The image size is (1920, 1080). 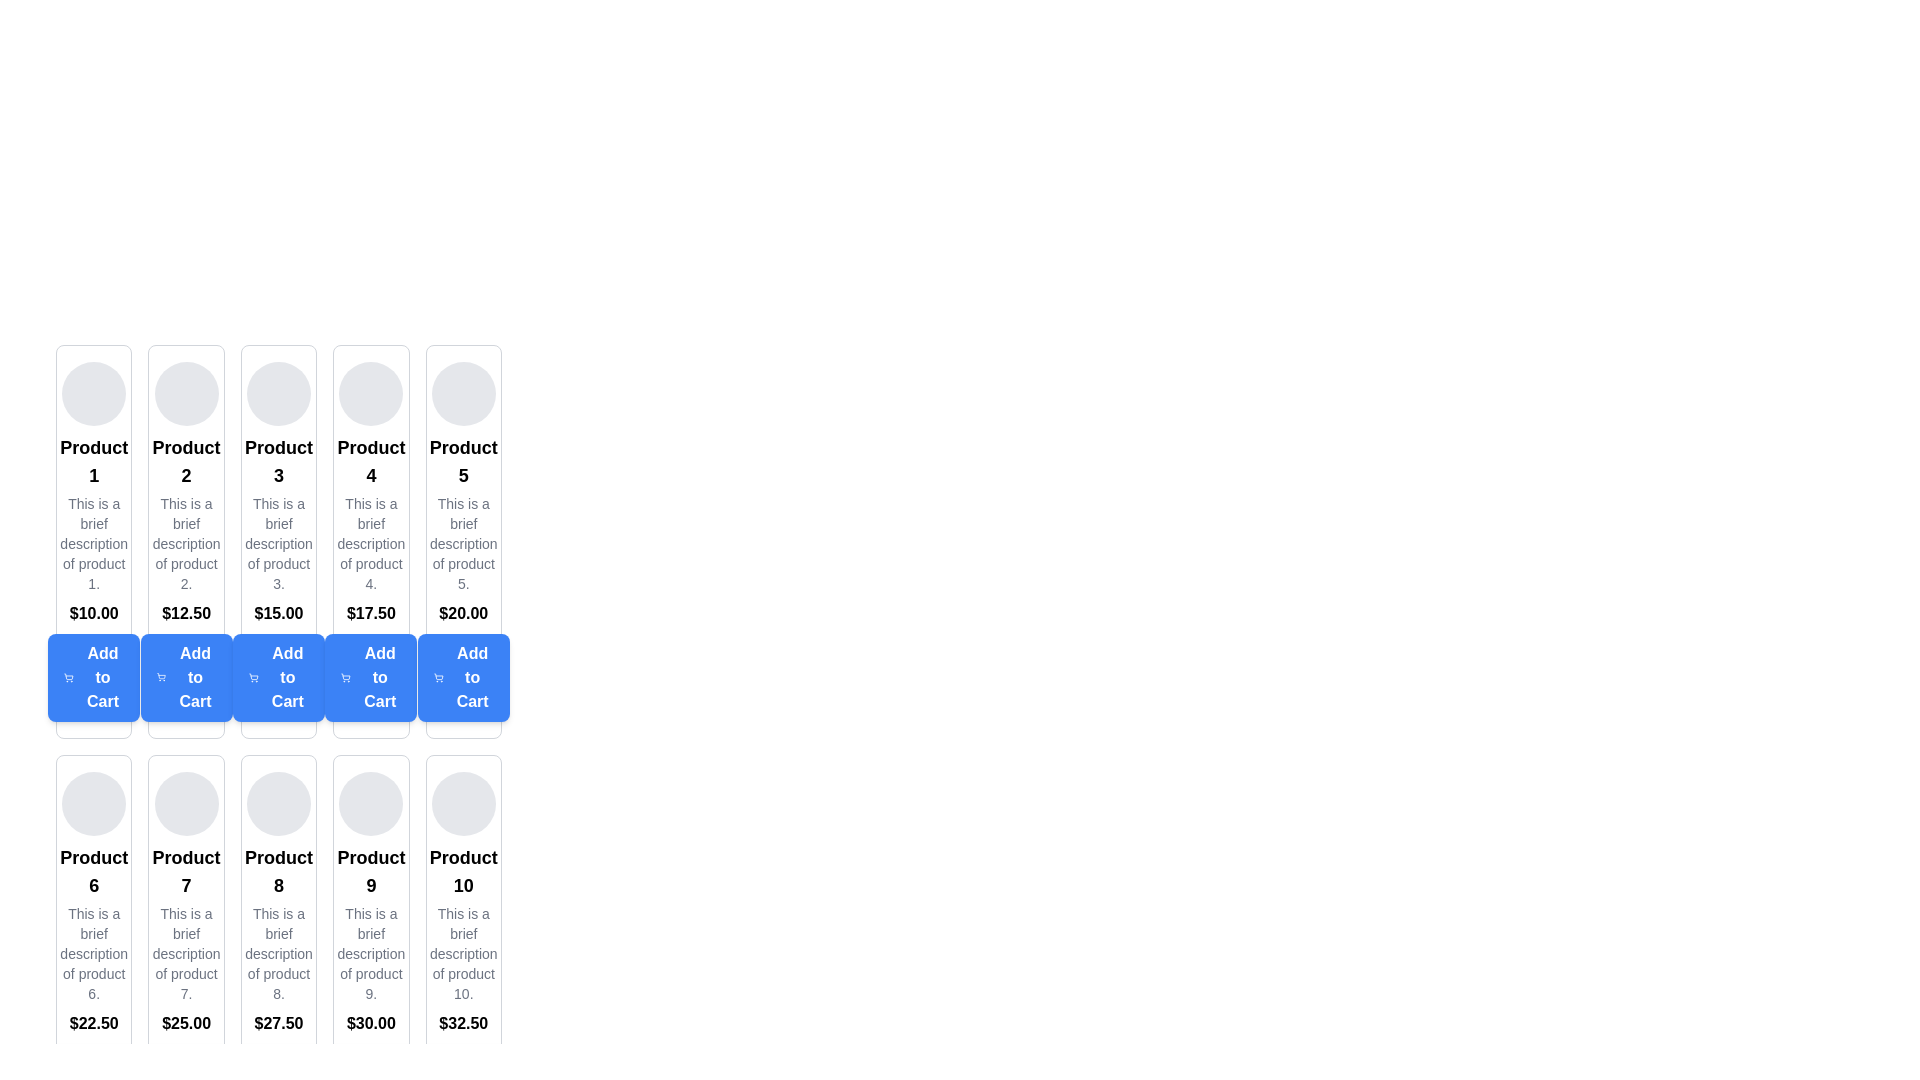 I want to click on the small shopping cart icon within the 'Add to Cart' button for Product 2, located at the bottom of the card in the product grid, so click(x=161, y=677).